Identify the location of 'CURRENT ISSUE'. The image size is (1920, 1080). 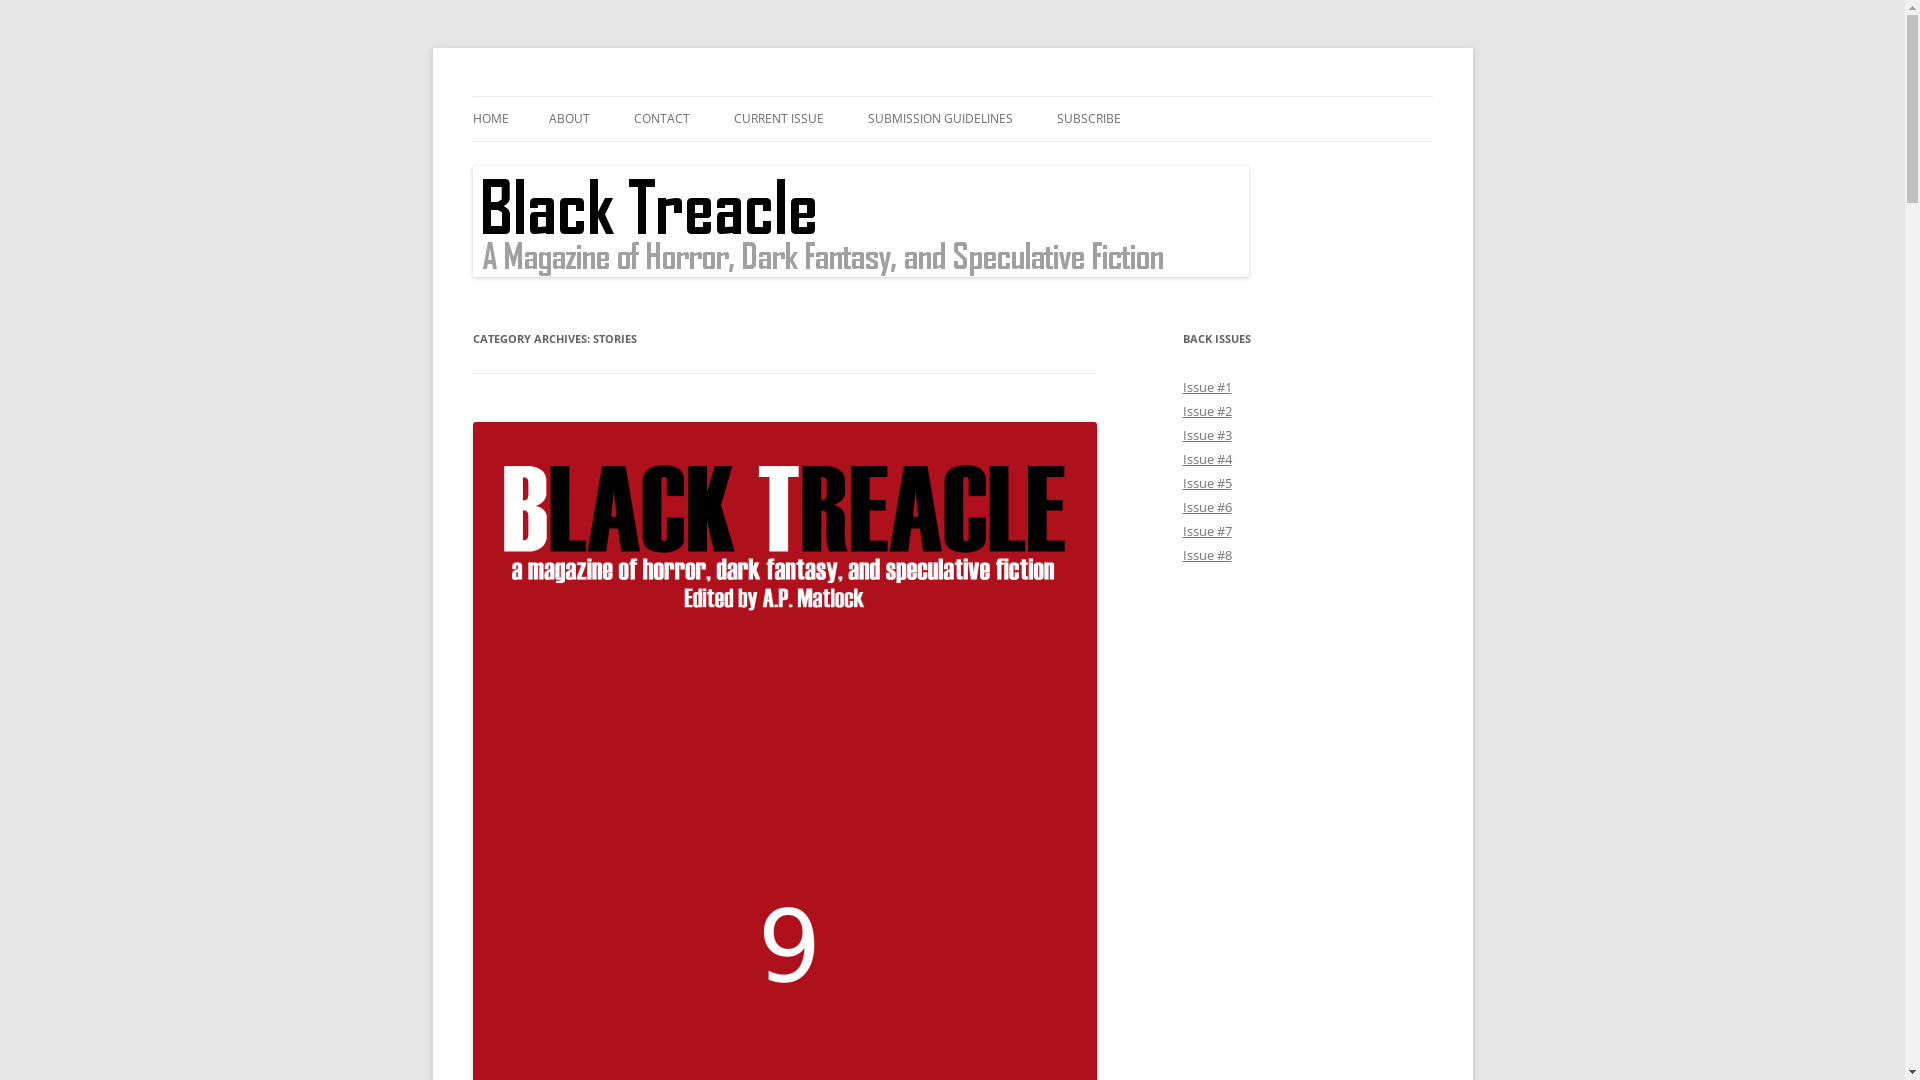
(777, 119).